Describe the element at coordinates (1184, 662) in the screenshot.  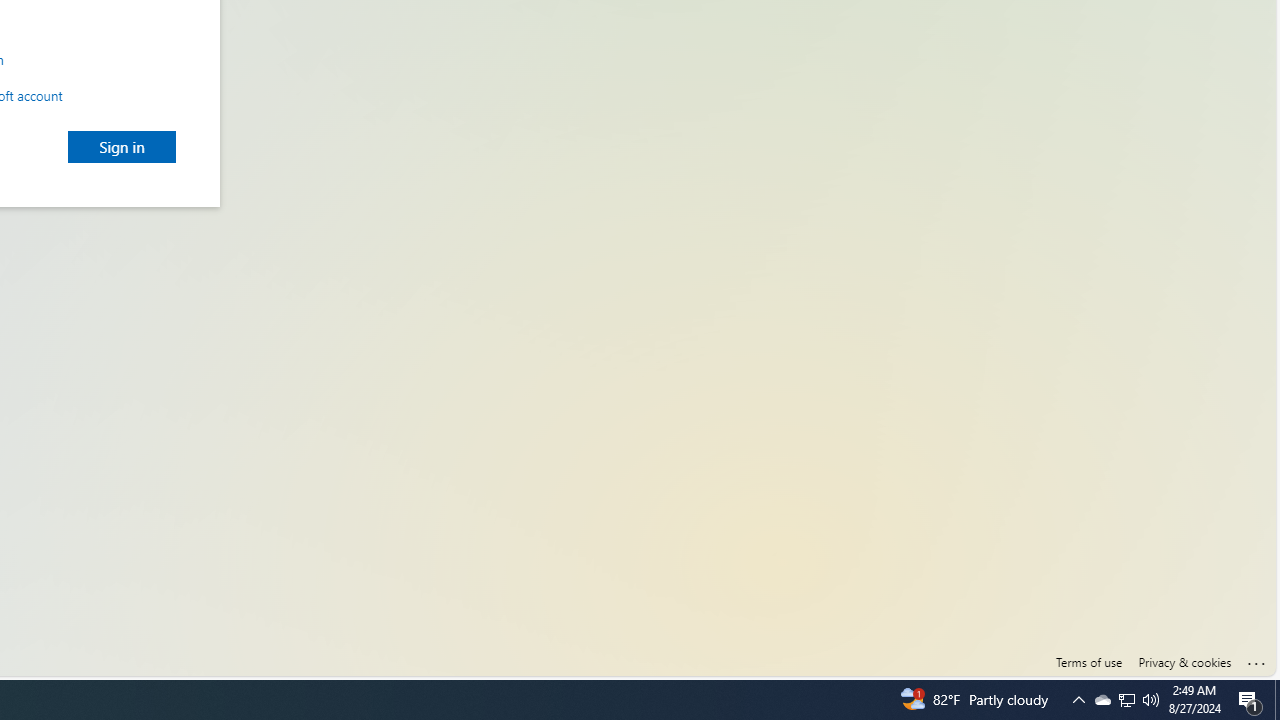
I see `'Privacy & cookies'` at that location.